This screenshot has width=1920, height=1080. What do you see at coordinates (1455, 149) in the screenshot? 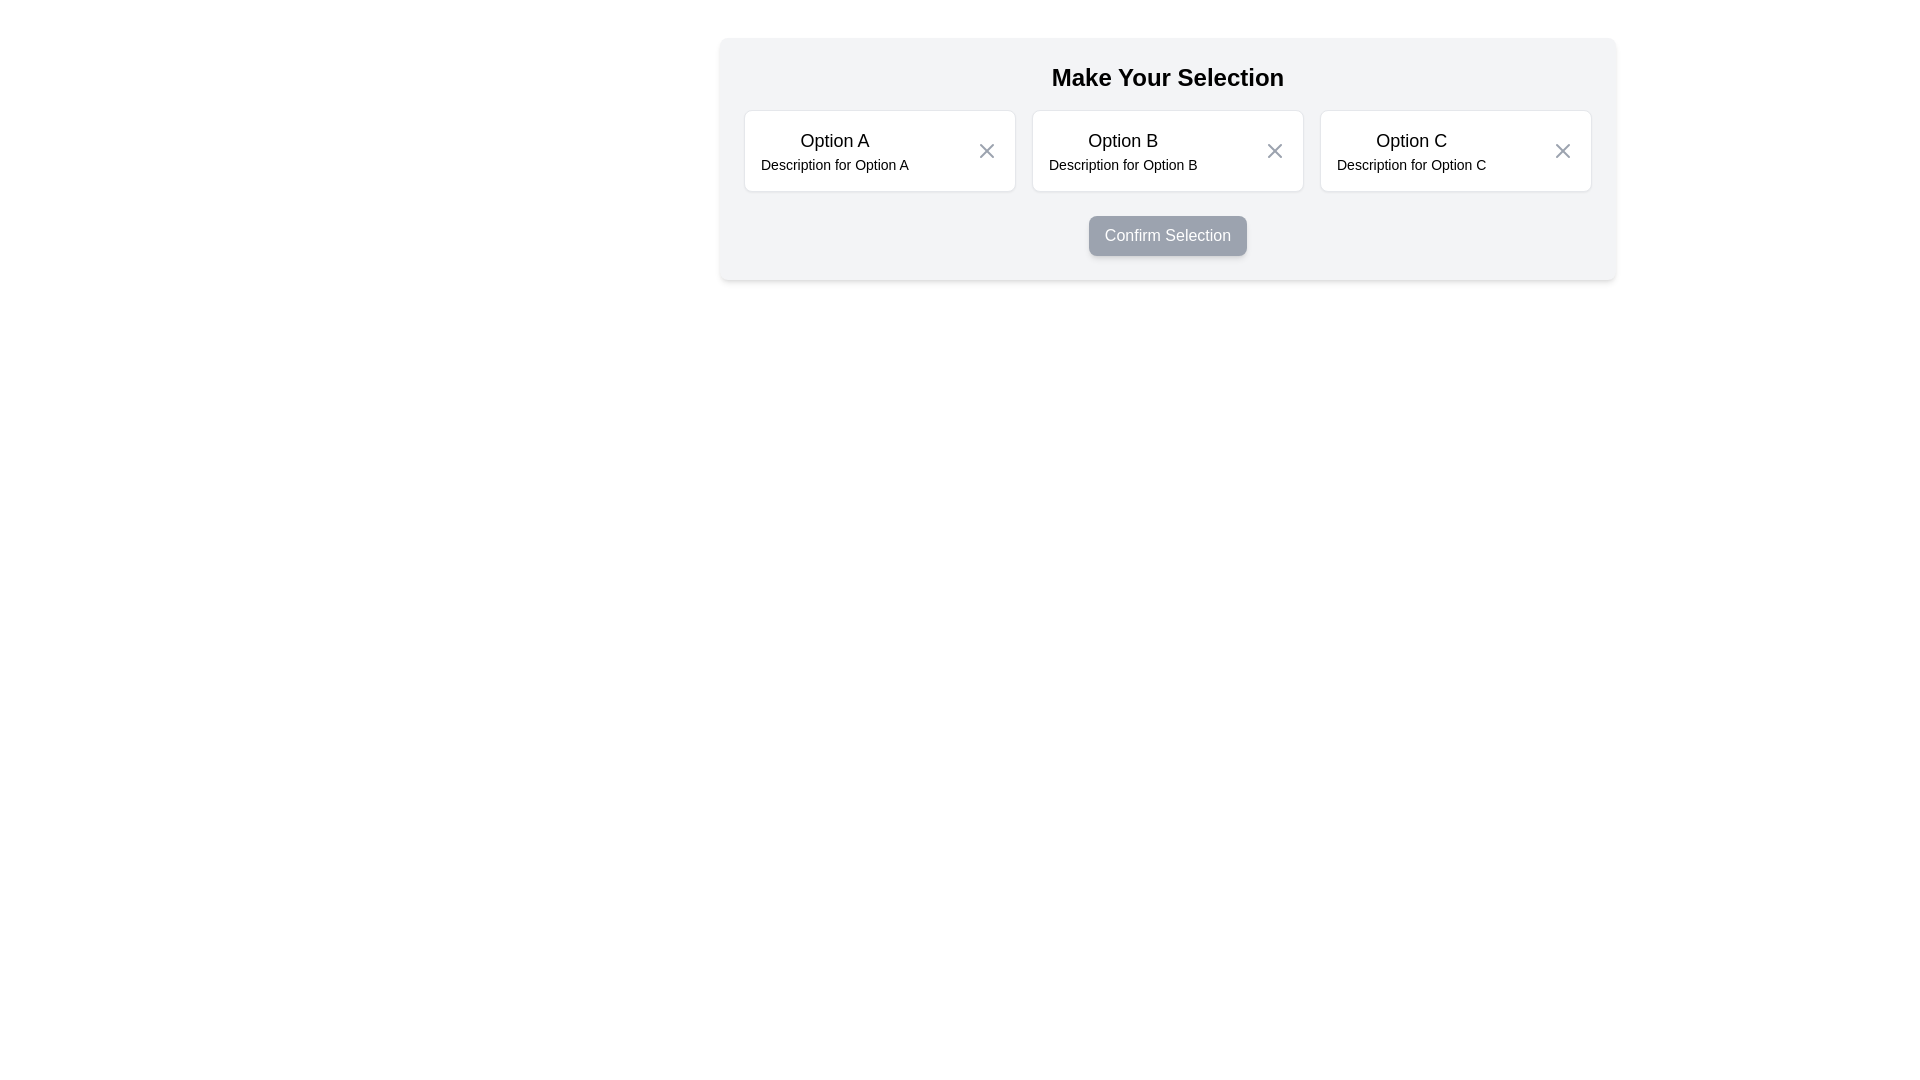
I see `to select the third entry titled 'Option C' on the selectable card with an action icon located centrally in the grid` at bounding box center [1455, 149].